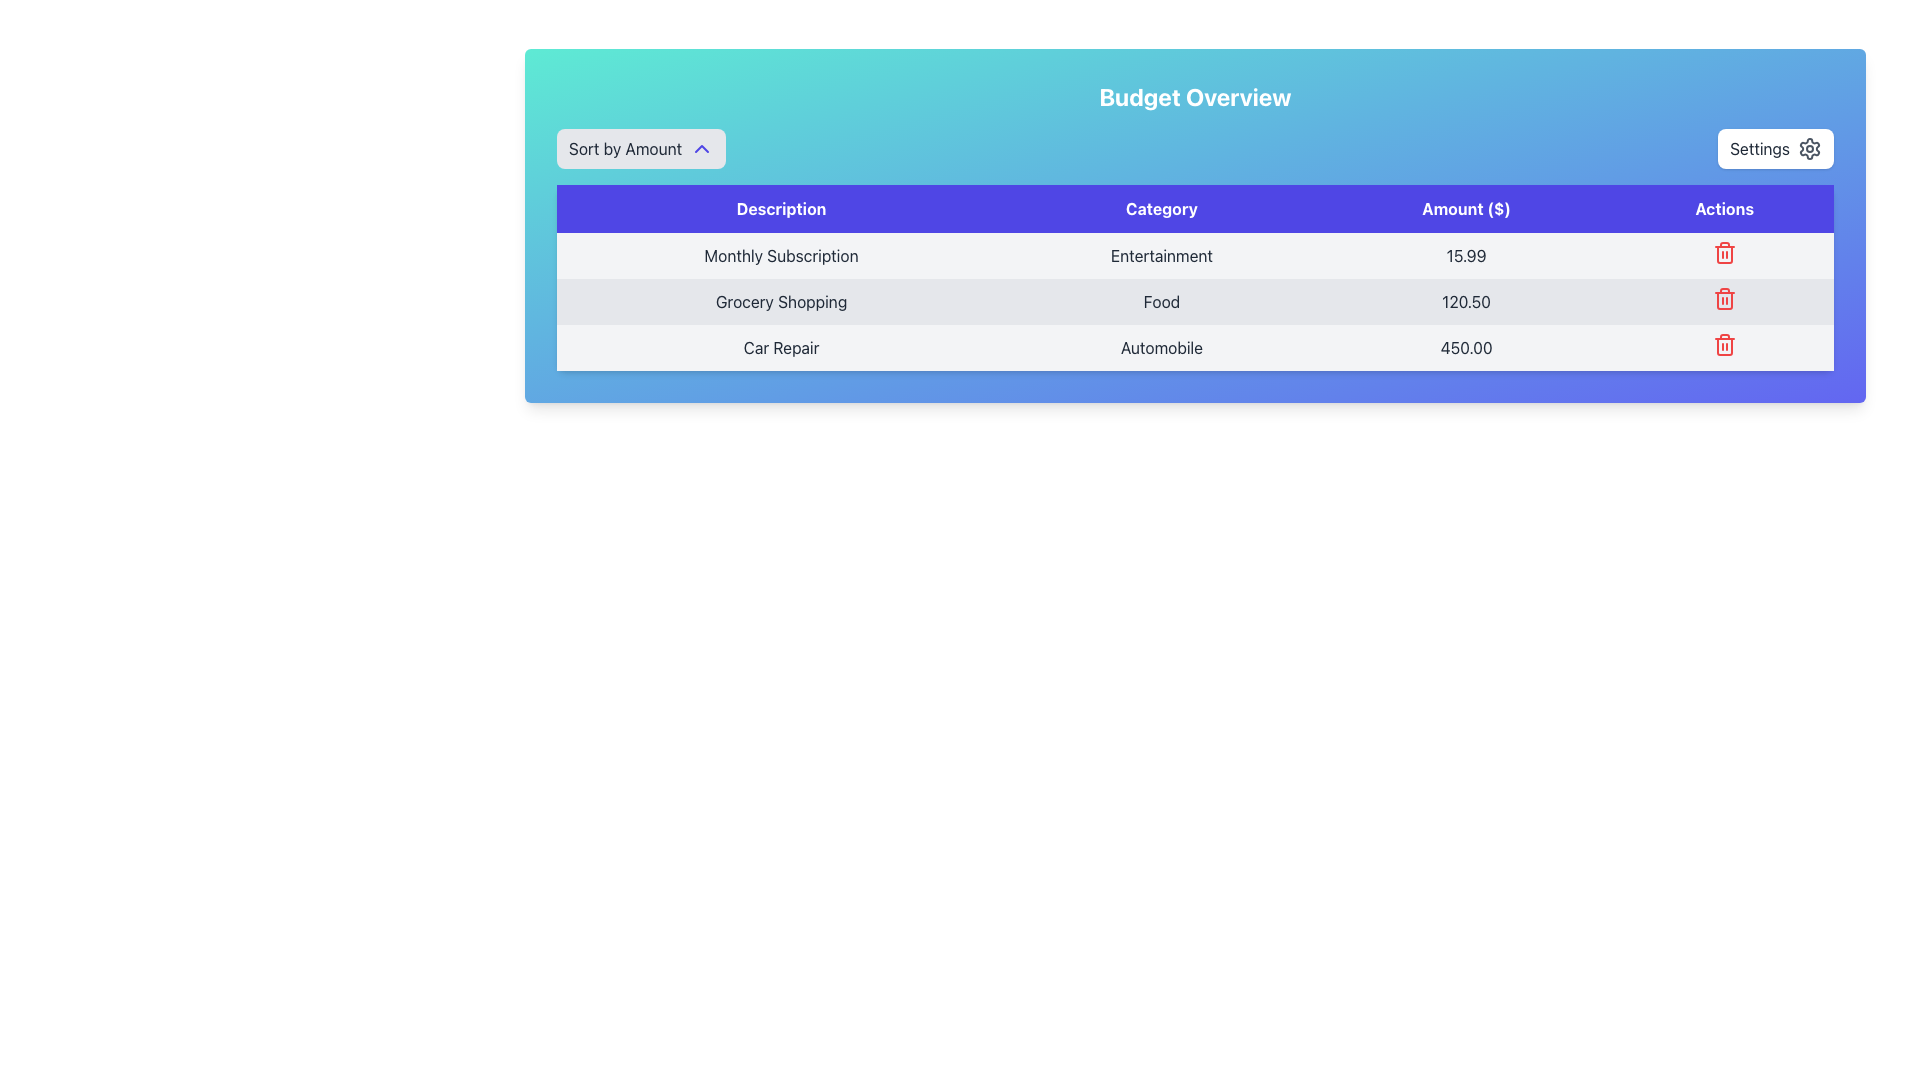  What do you see at coordinates (1195, 346) in the screenshot?
I see `the third row of the financial data table containing 'Car Repair', 'Automobile', and '450.00' for additional options` at bounding box center [1195, 346].